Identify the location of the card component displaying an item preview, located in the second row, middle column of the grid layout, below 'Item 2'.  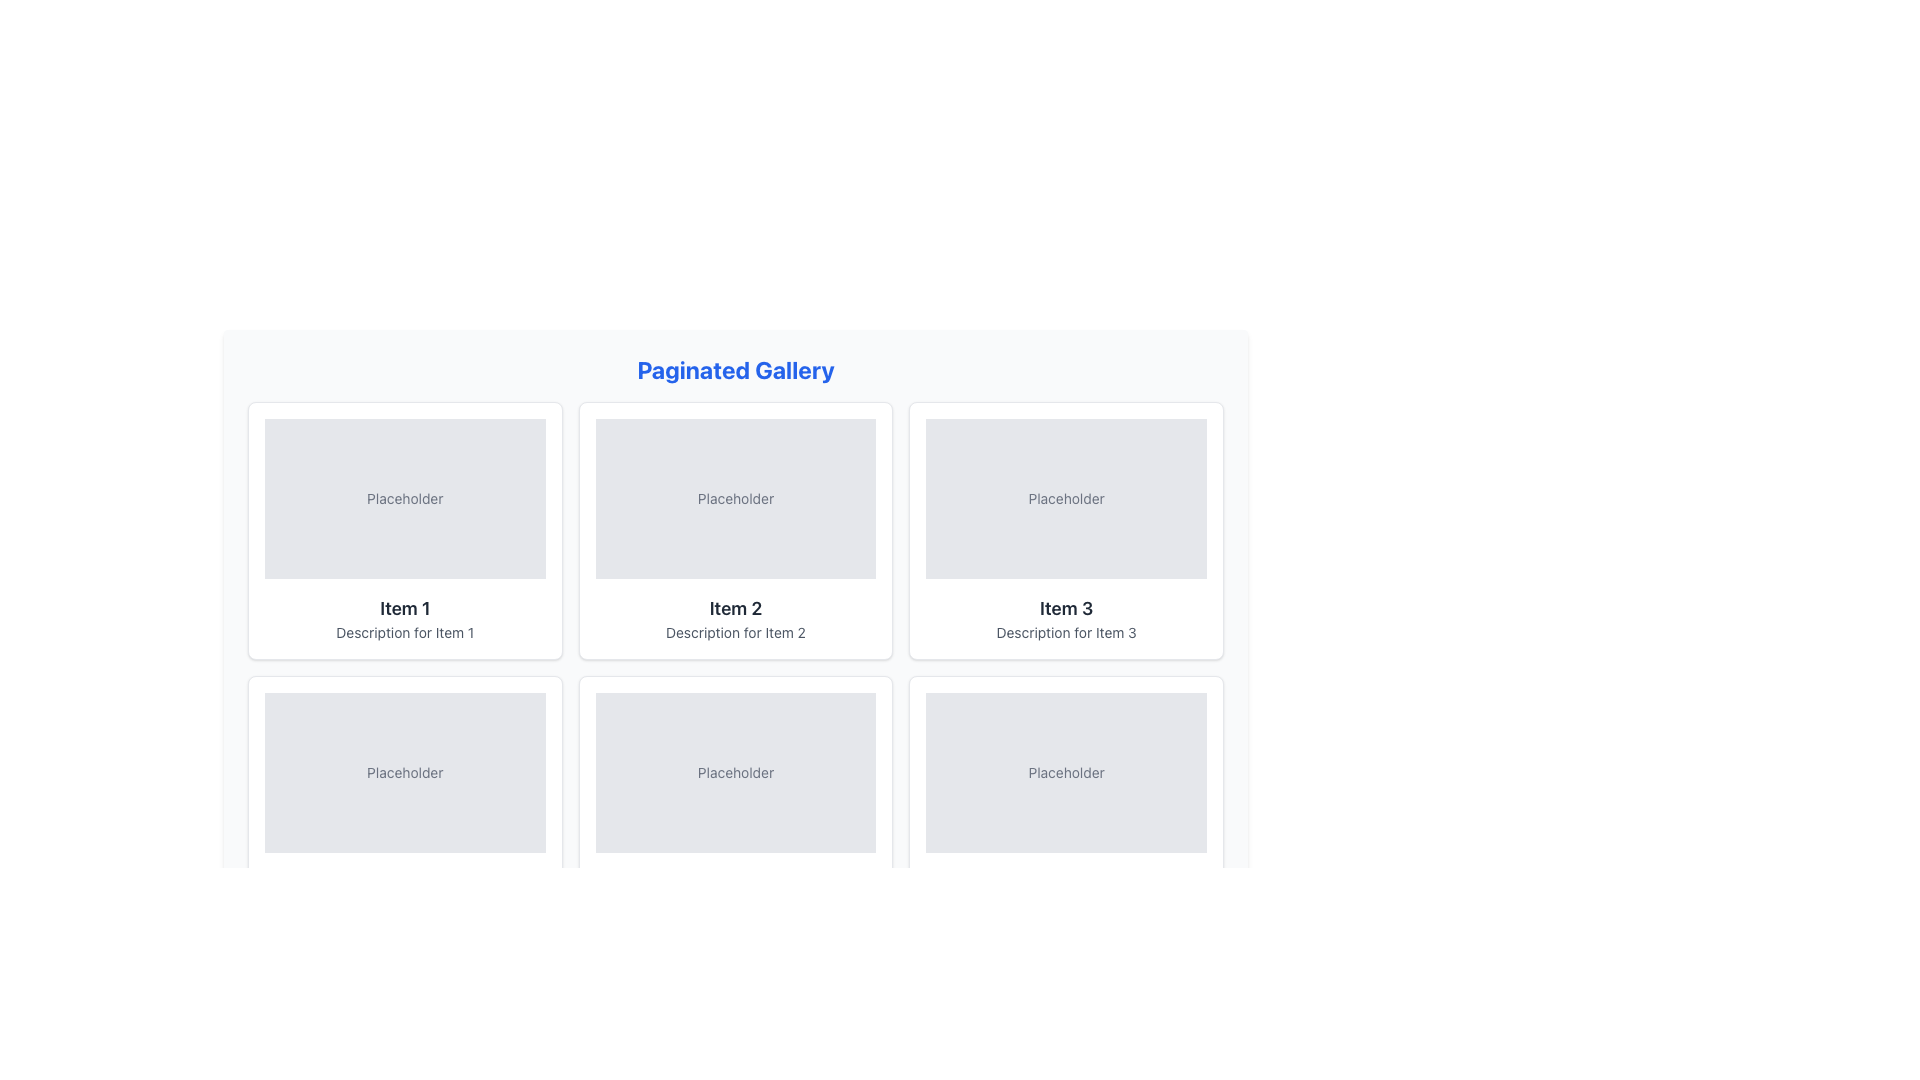
(734, 804).